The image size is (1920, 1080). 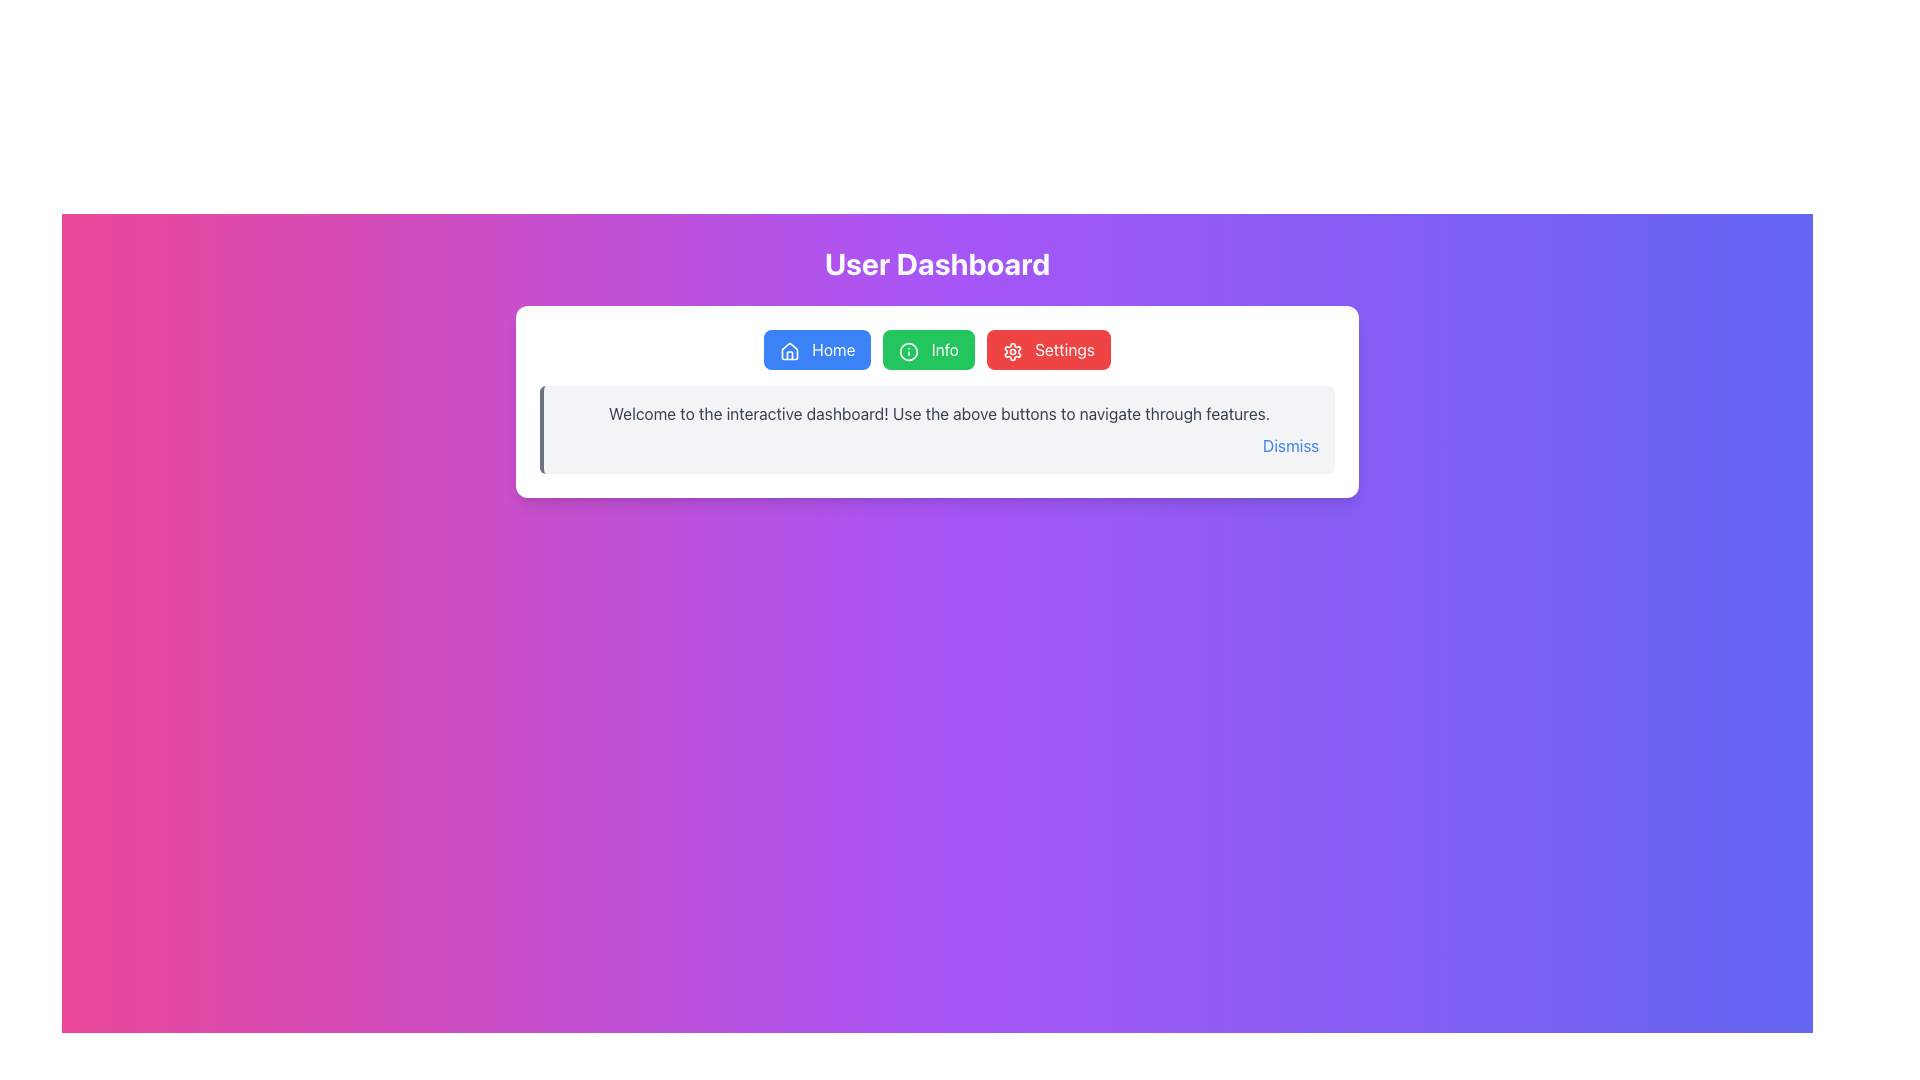 I want to click on the 'Home' icon located inside the blue button labeled 'Home' on the top bar, positioned to the left of the 'Info' and 'Settings' buttons, so click(x=789, y=350).